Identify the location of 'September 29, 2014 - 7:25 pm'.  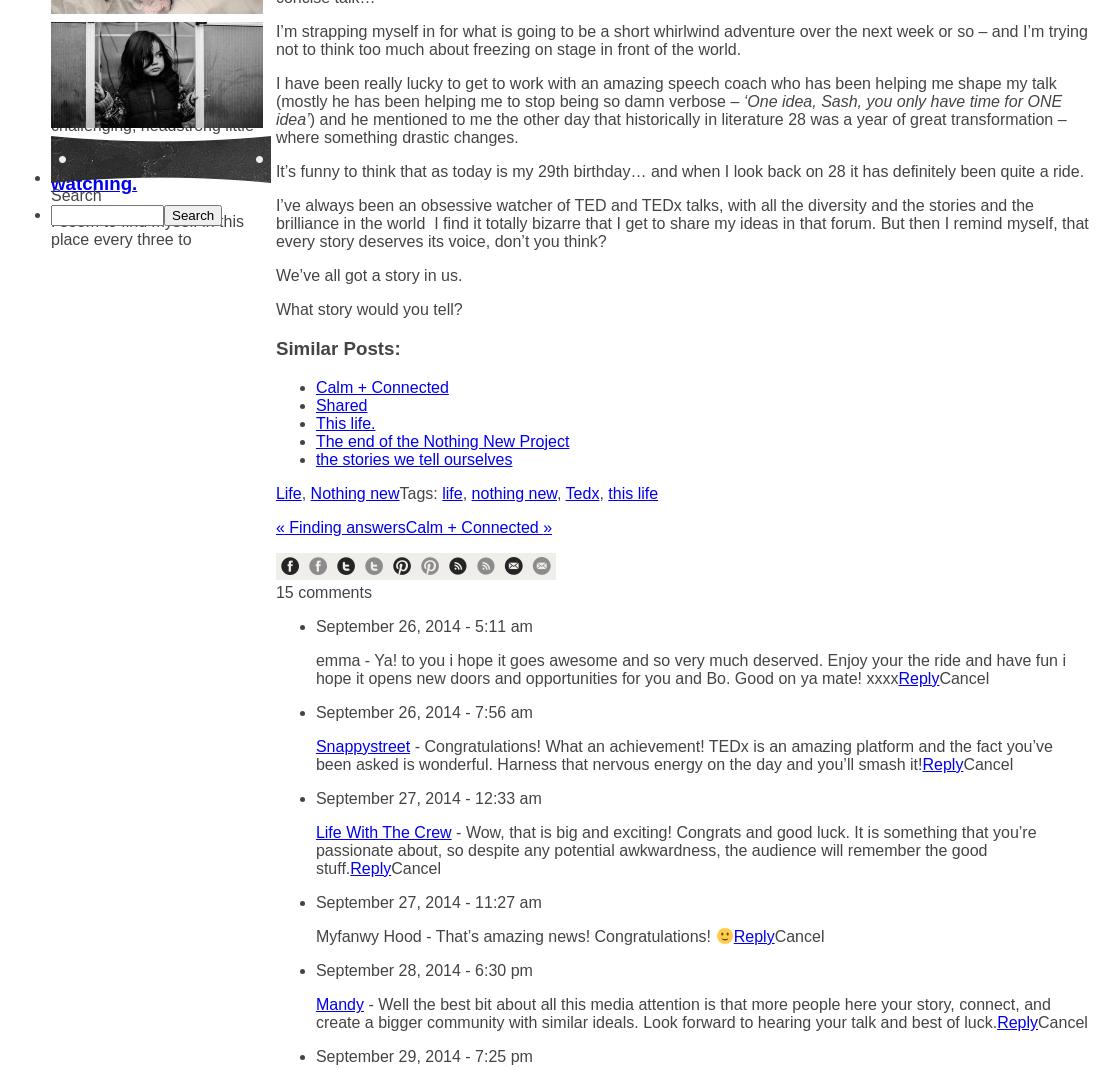
(314, 1056).